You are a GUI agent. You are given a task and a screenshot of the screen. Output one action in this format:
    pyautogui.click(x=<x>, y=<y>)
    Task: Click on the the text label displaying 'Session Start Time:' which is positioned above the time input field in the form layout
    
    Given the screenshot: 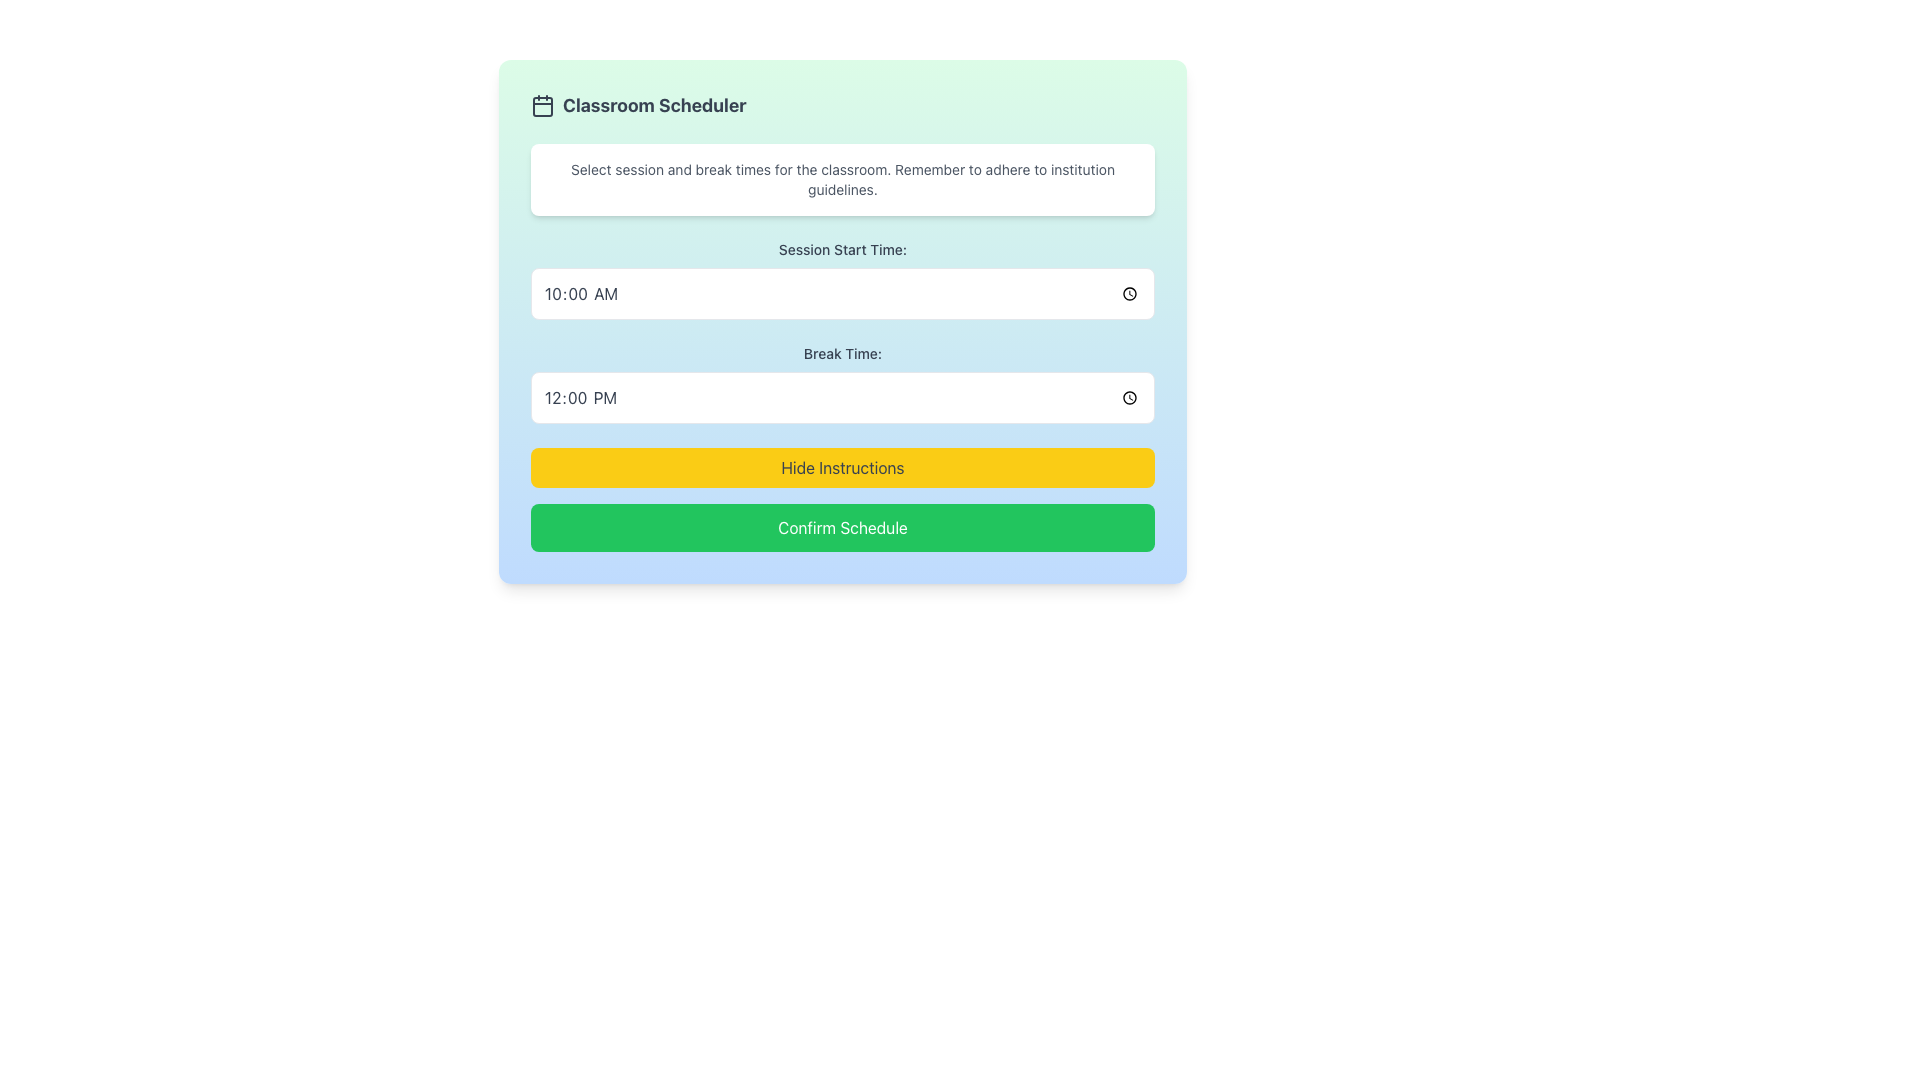 What is the action you would take?
    pyautogui.click(x=843, y=249)
    